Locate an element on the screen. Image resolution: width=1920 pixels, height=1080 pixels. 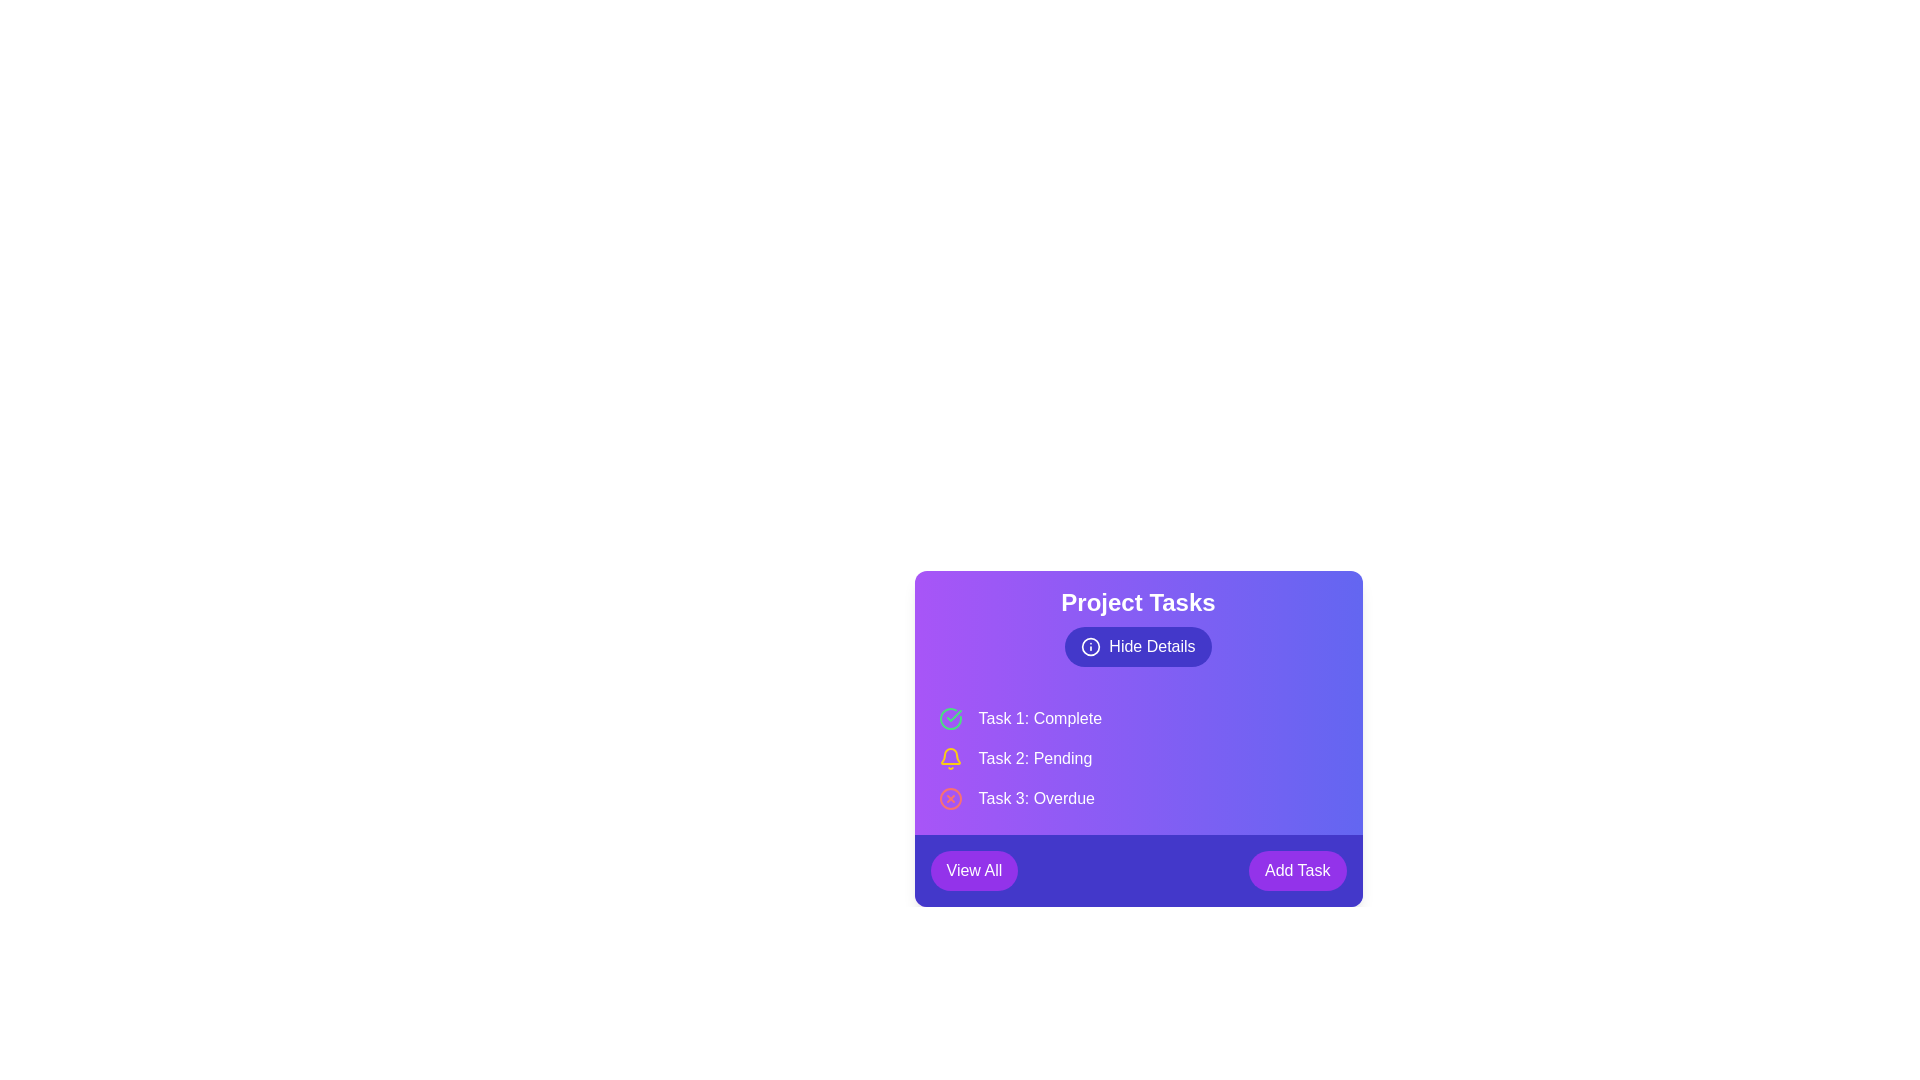
the central circular component of the information icon located in the task panel, which is situated next to the 'Hide Details' button in the 'Project Tasks' section is located at coordinates (1090, 647).